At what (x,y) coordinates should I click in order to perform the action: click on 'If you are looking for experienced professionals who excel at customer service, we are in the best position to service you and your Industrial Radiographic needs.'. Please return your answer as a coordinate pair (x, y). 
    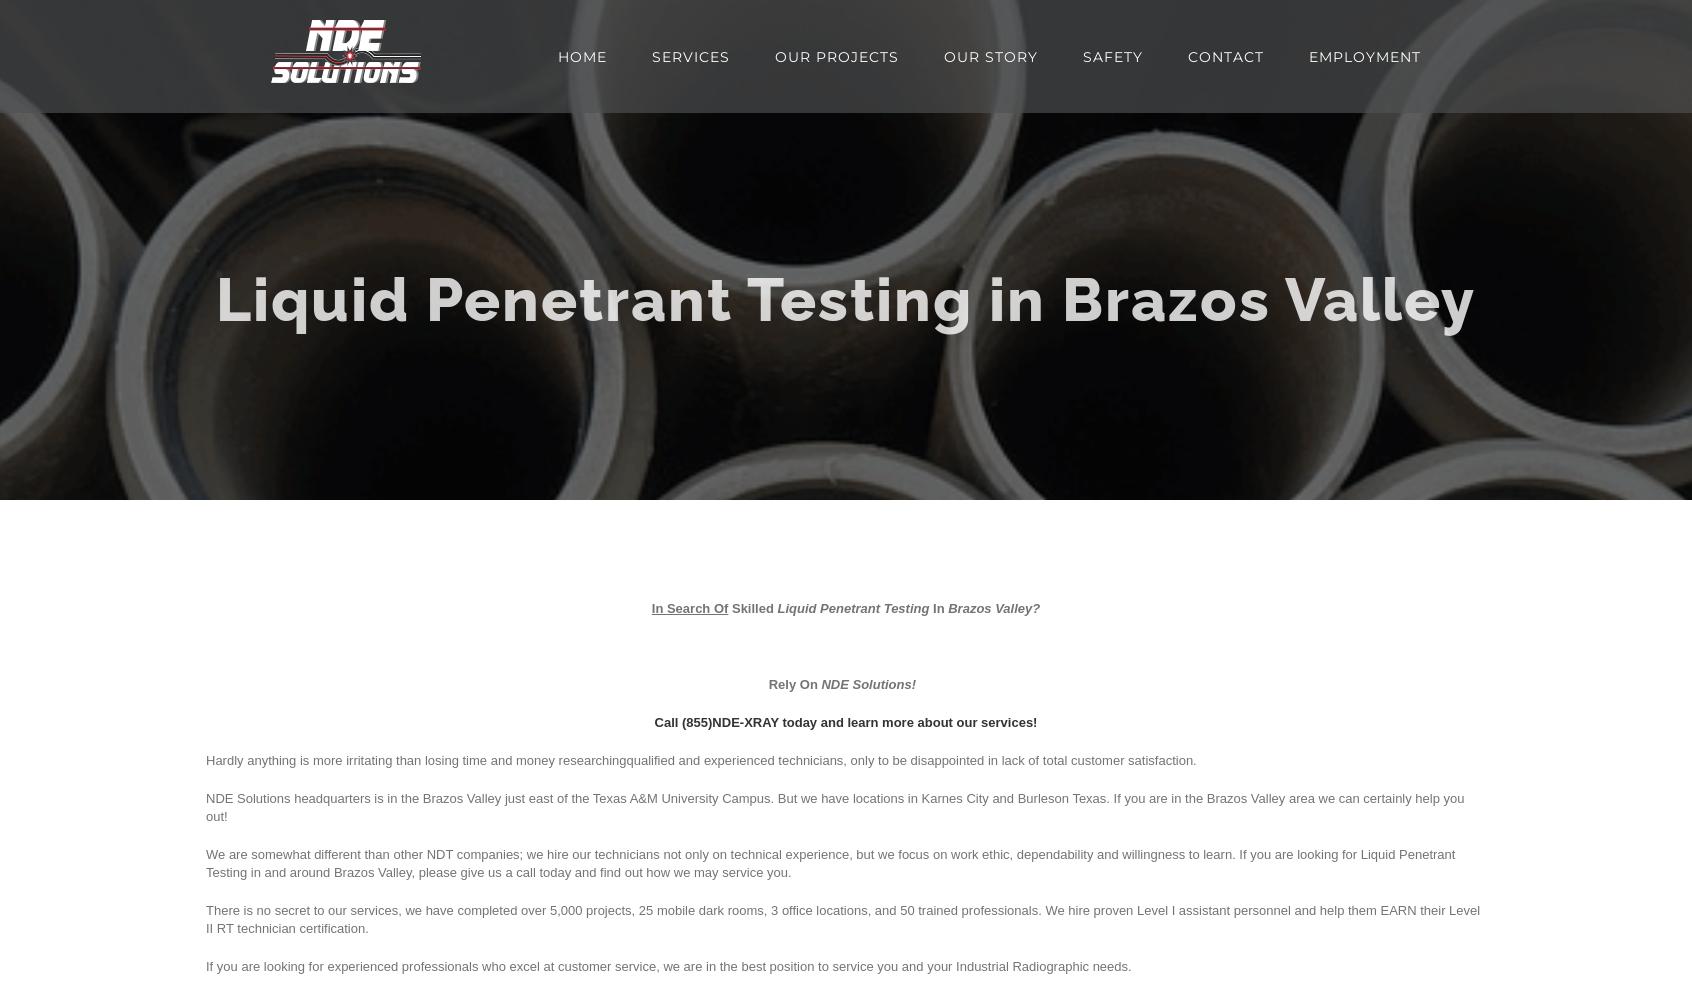
    Looking at the image, I should click on (668, 965).